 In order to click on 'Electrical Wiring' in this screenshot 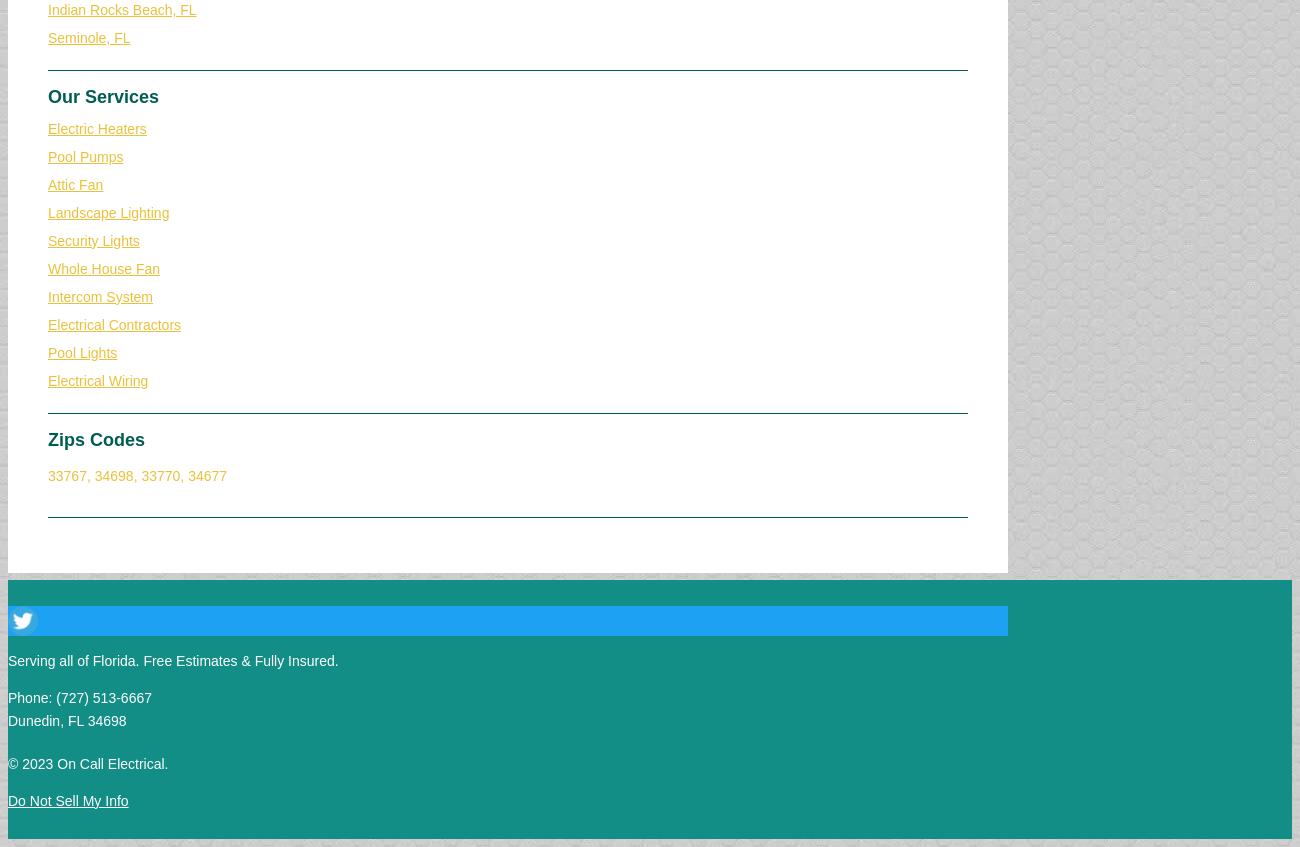, I will do `click(98, 378)`.